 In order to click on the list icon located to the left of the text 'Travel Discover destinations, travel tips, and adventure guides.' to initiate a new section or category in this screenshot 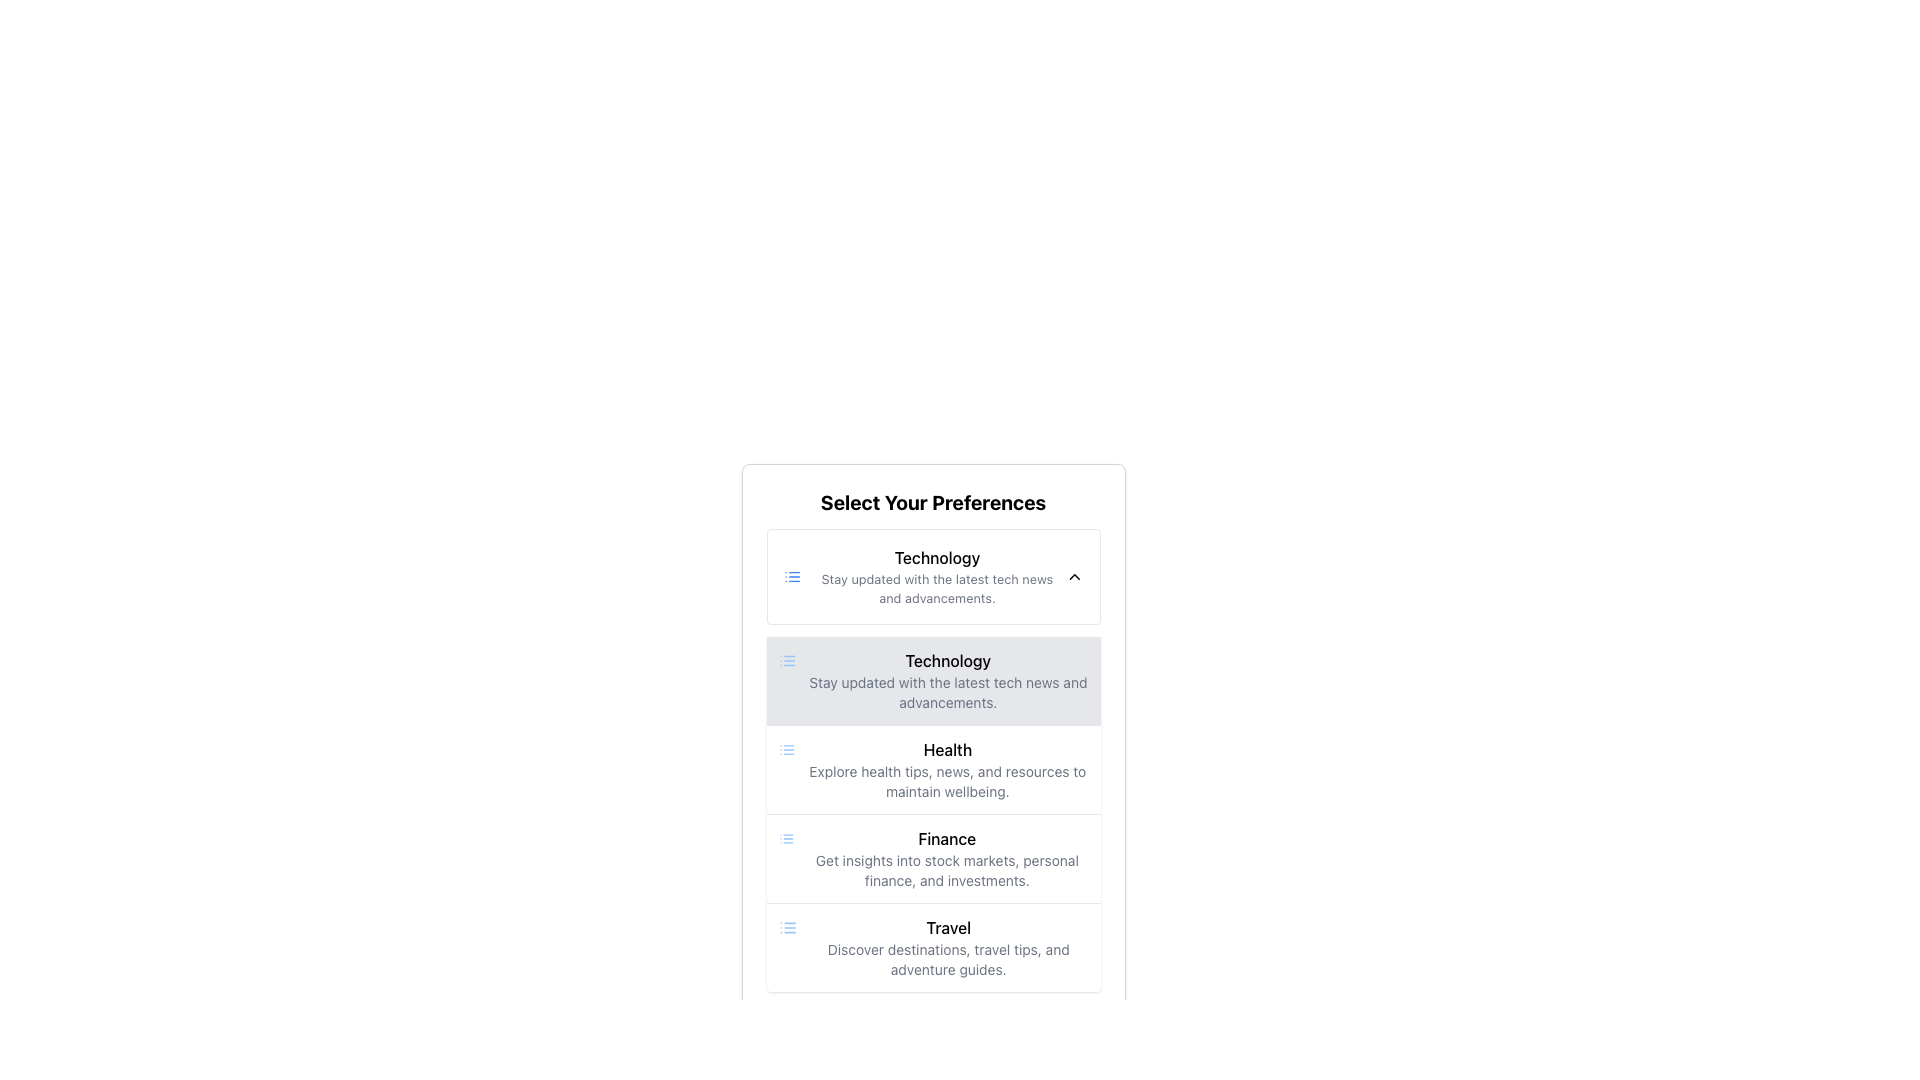, I will do `click(786, 928)`.